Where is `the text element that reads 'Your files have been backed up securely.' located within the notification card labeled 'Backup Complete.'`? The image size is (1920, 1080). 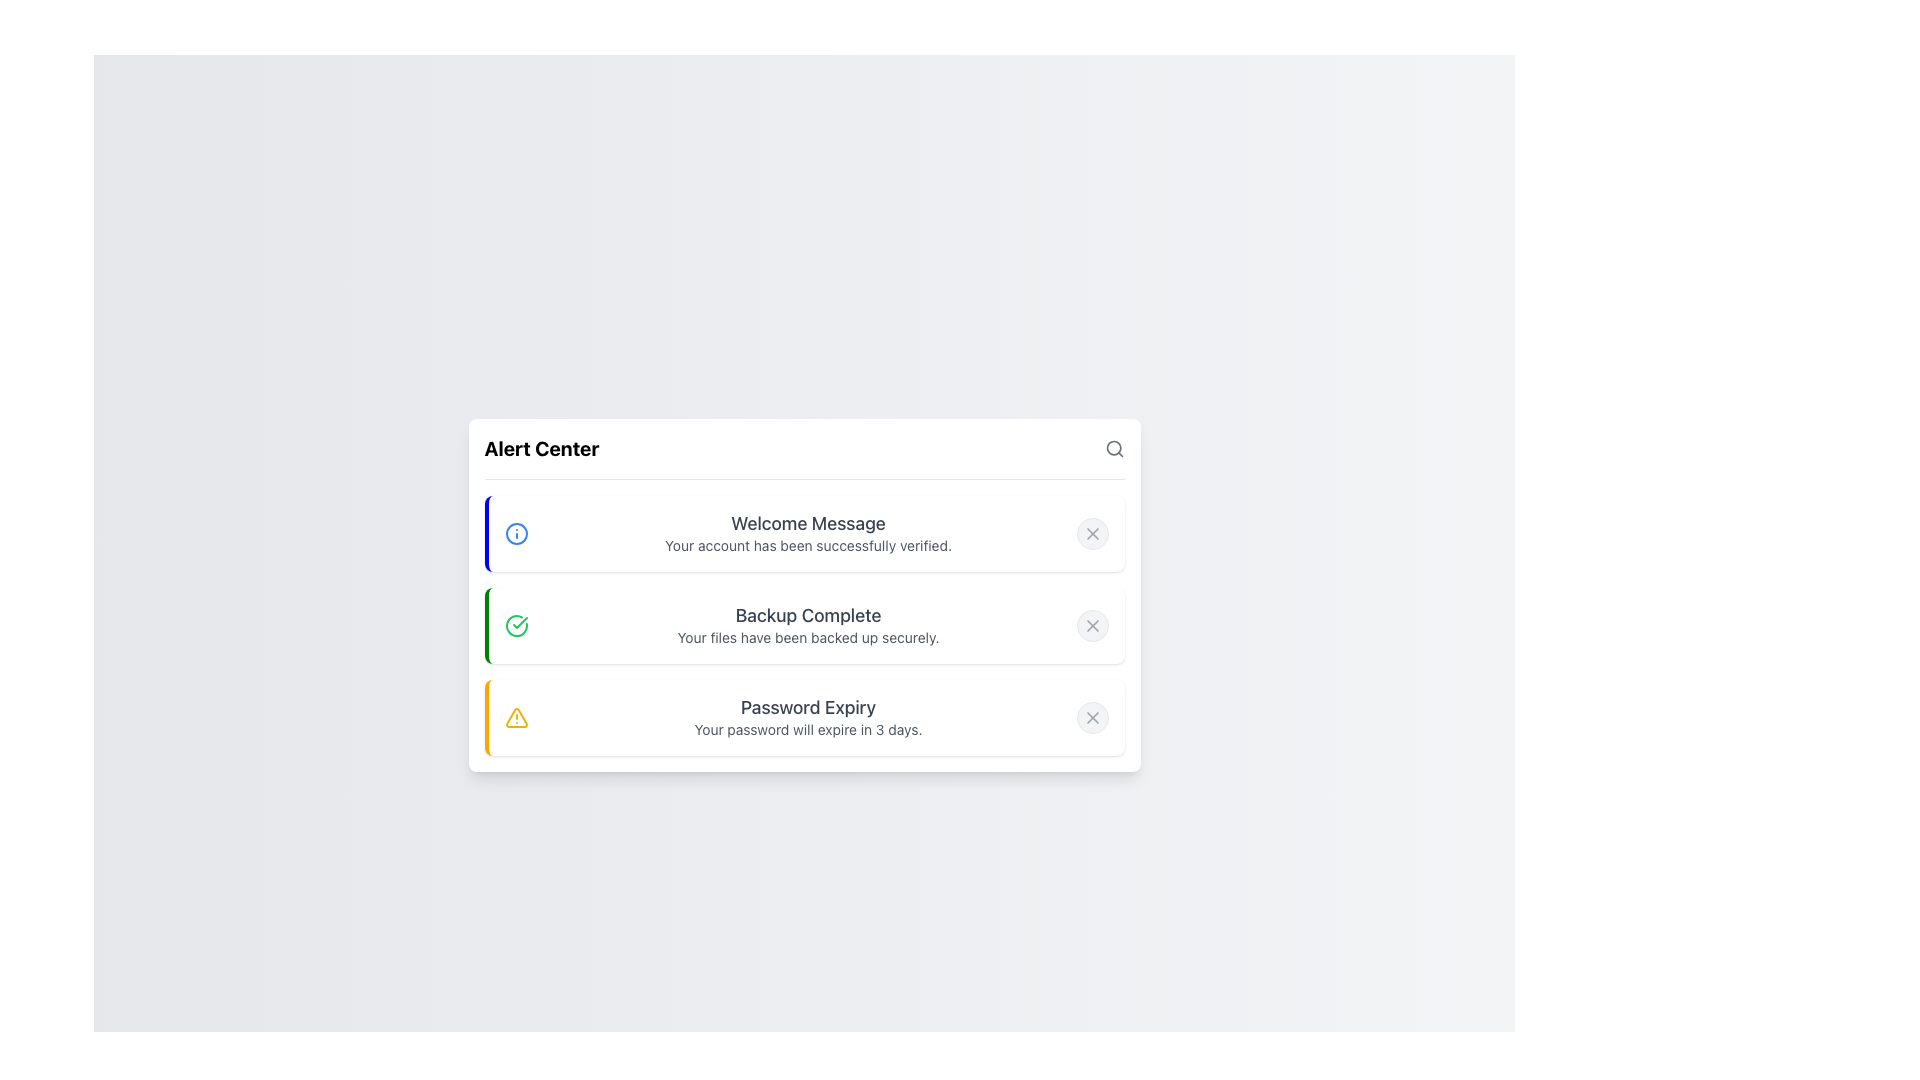
the text element that reads 'Your files have been backed up securely.' located within the notification card labeled 'Backup Complete.' is located at coordinates (808, 637).